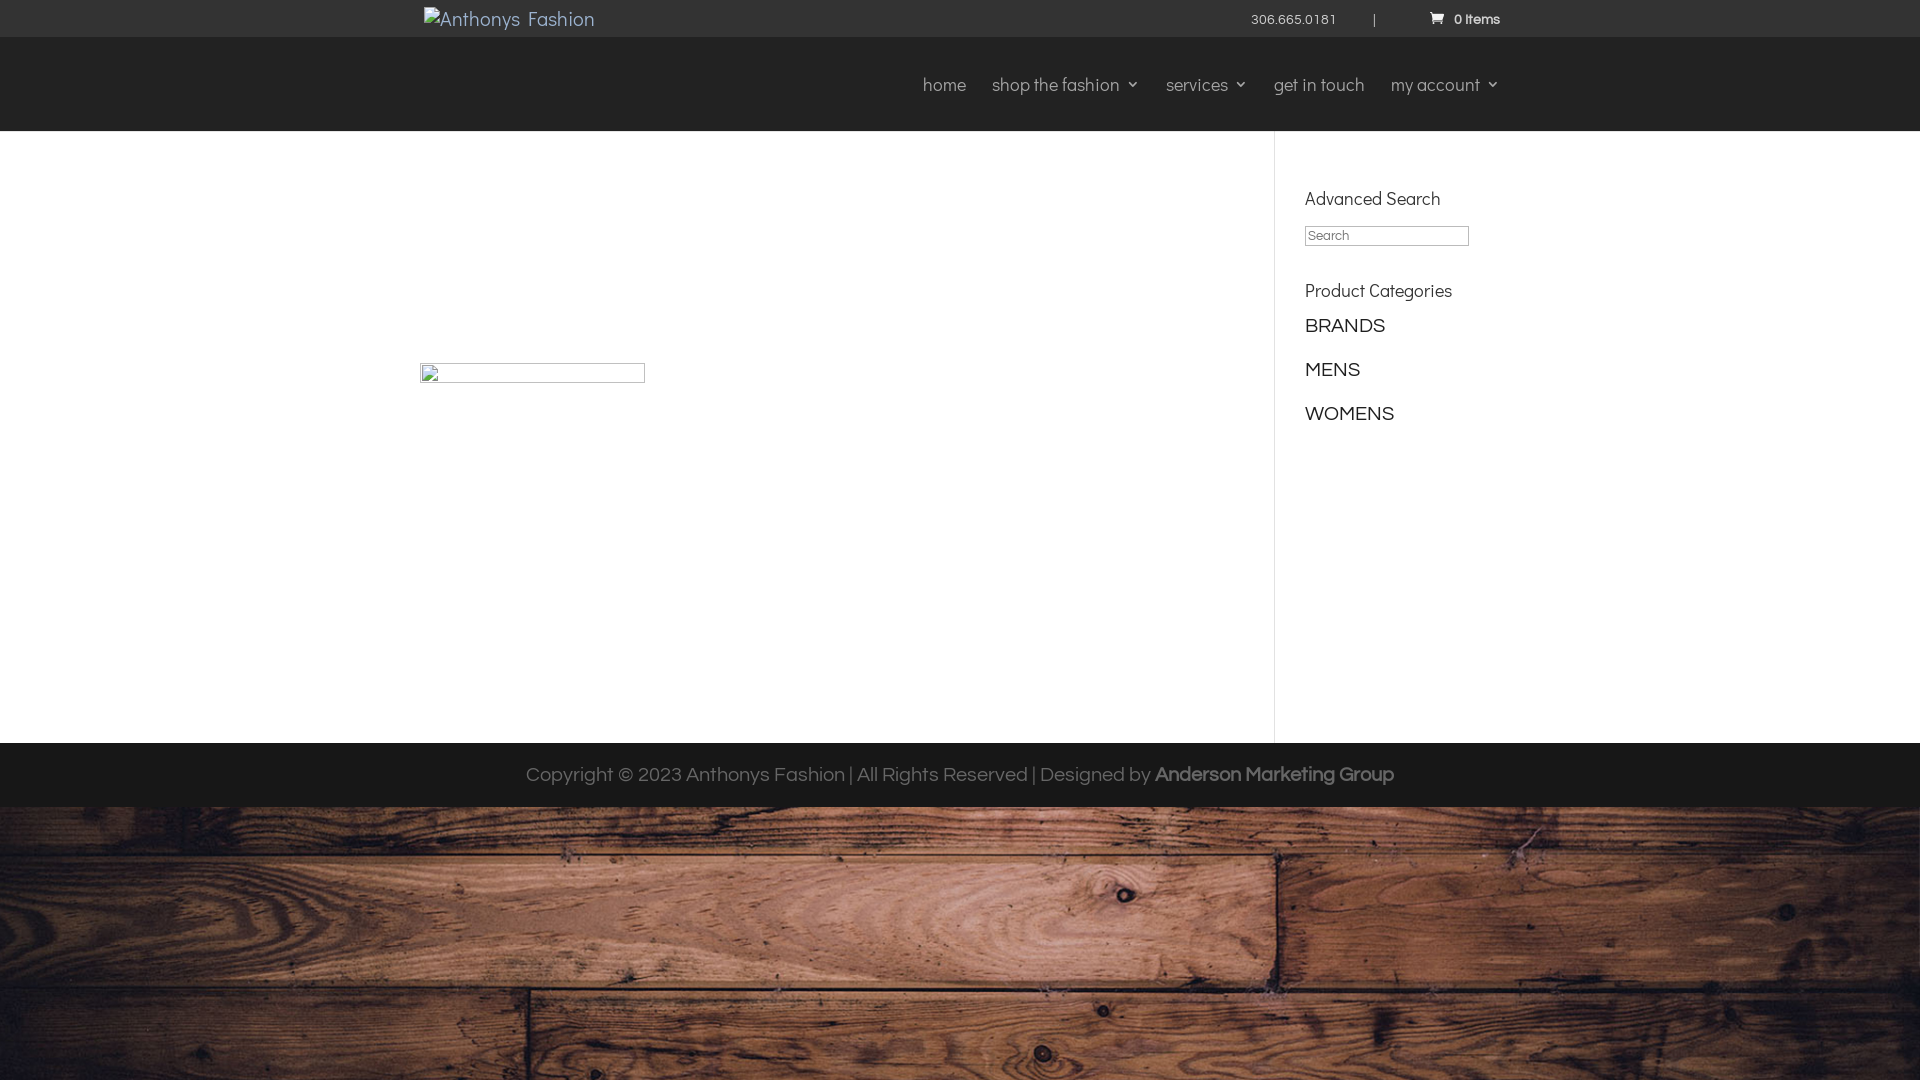 The image size is (1920, 1080). What do you see at coordinates (1319, 104) in the screenshot?
I see `'get in touch'` at bounding box center [1319, 104].